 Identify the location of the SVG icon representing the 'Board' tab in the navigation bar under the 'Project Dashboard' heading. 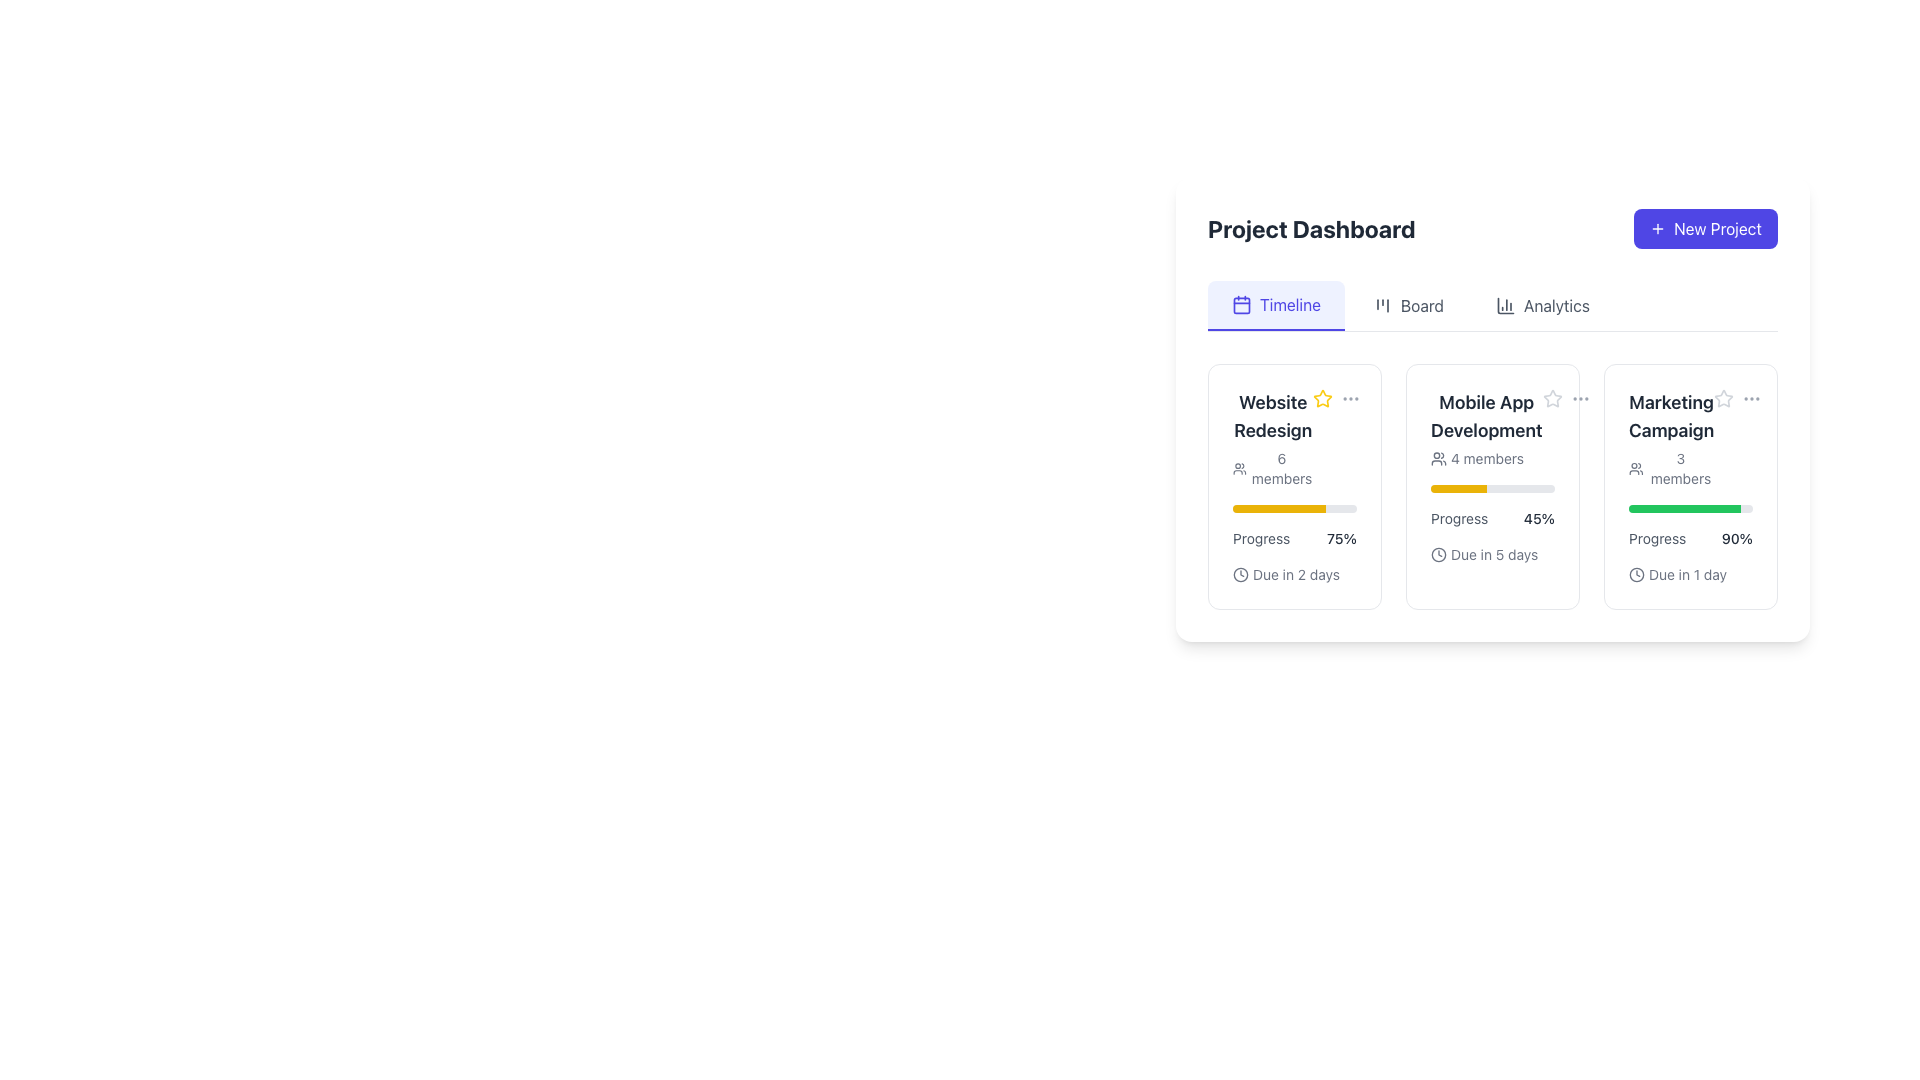
(1381, 305).